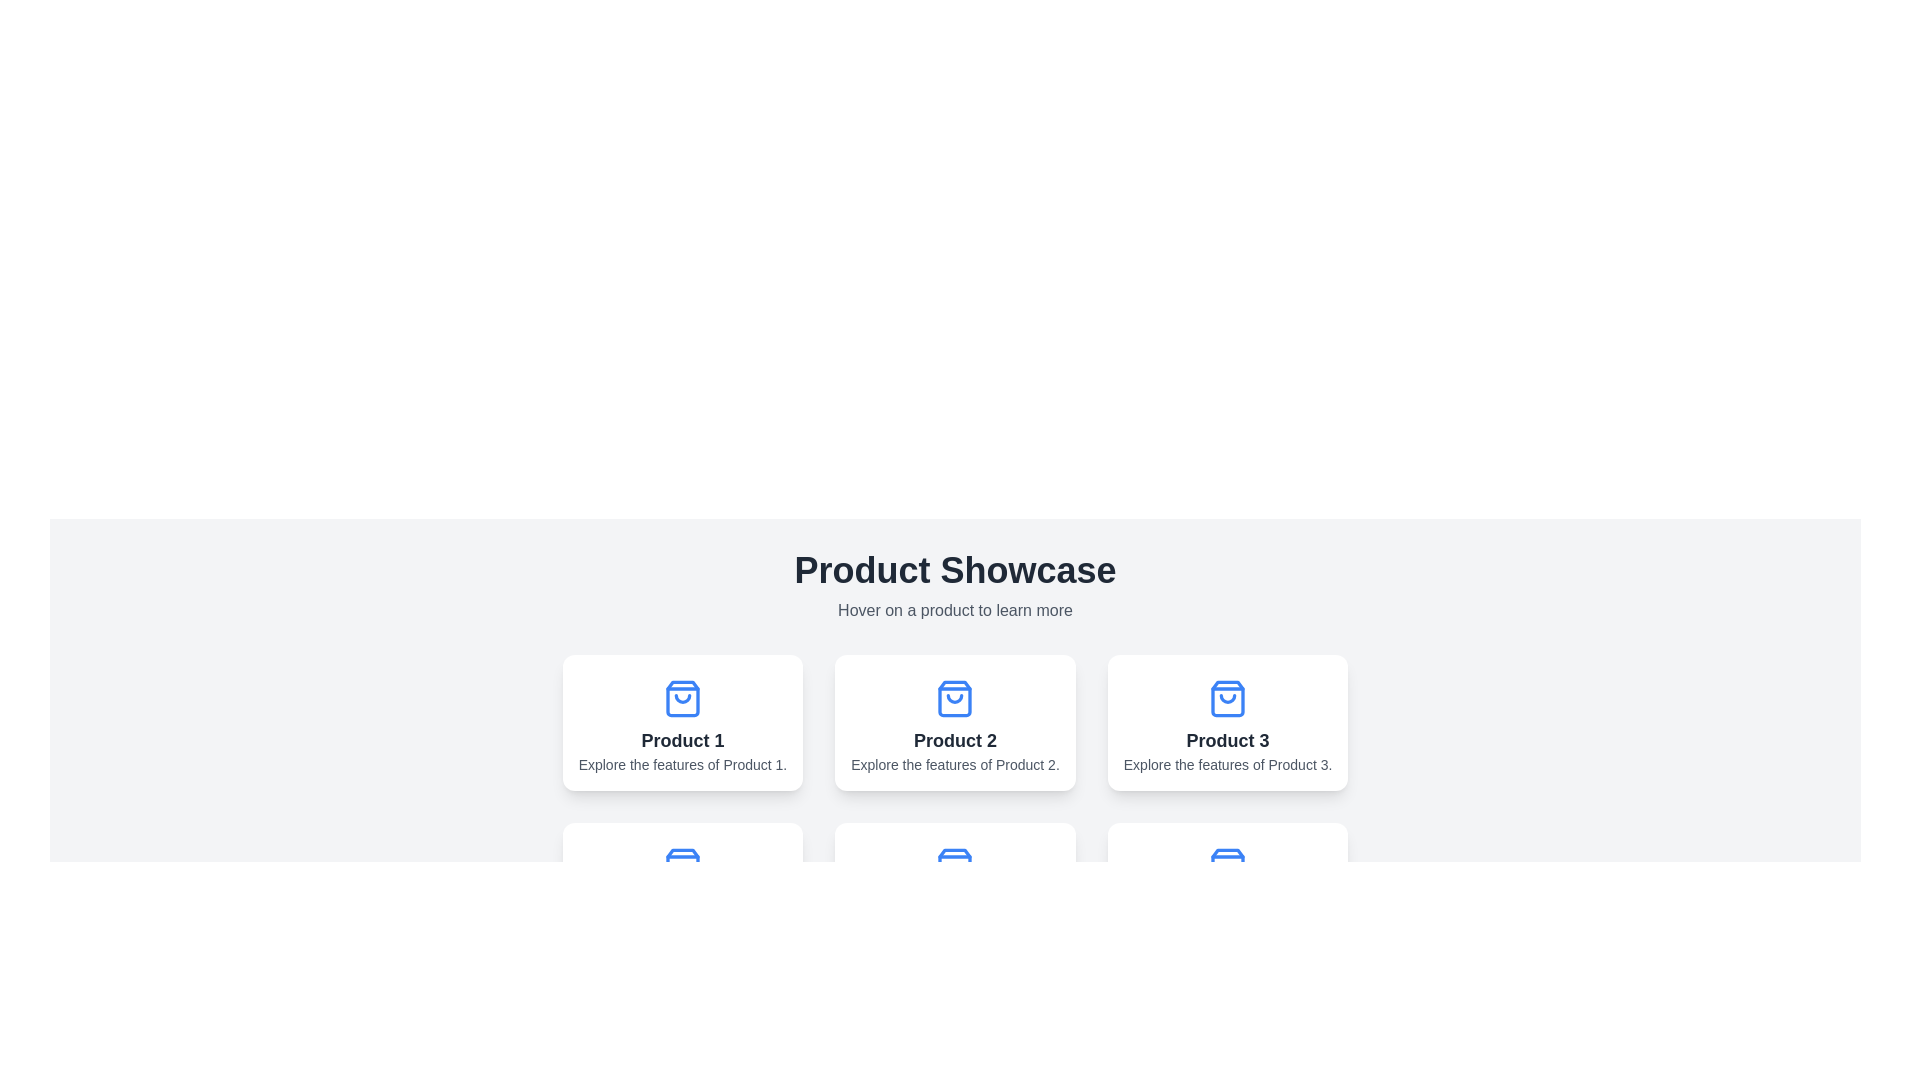  What do you see at coordinates (682, 740) in the screenshot?
I see `label displaying 'Product 1', which is a bold text centered within the card for 'Product 1'` at bounding box center [682, 740].